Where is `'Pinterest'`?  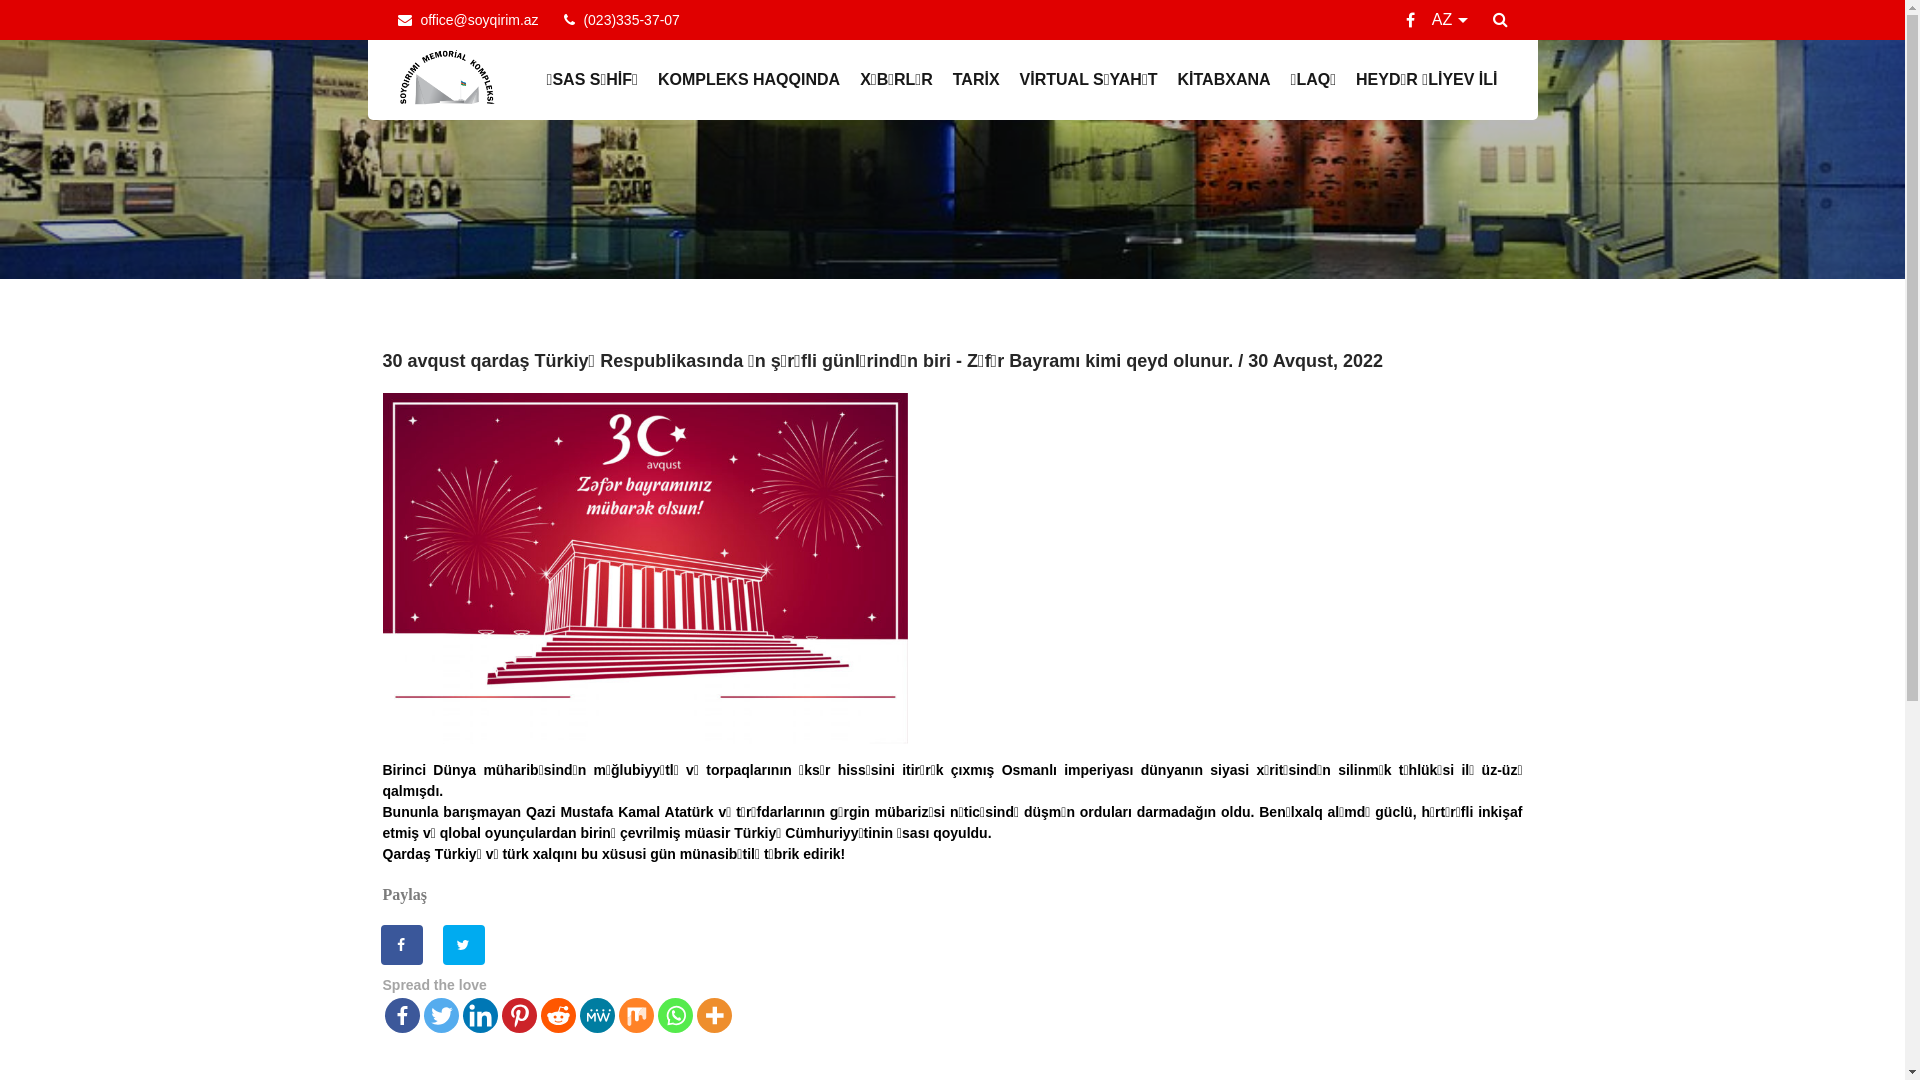 'Pinterest' is located at coordinates (519, 1015).